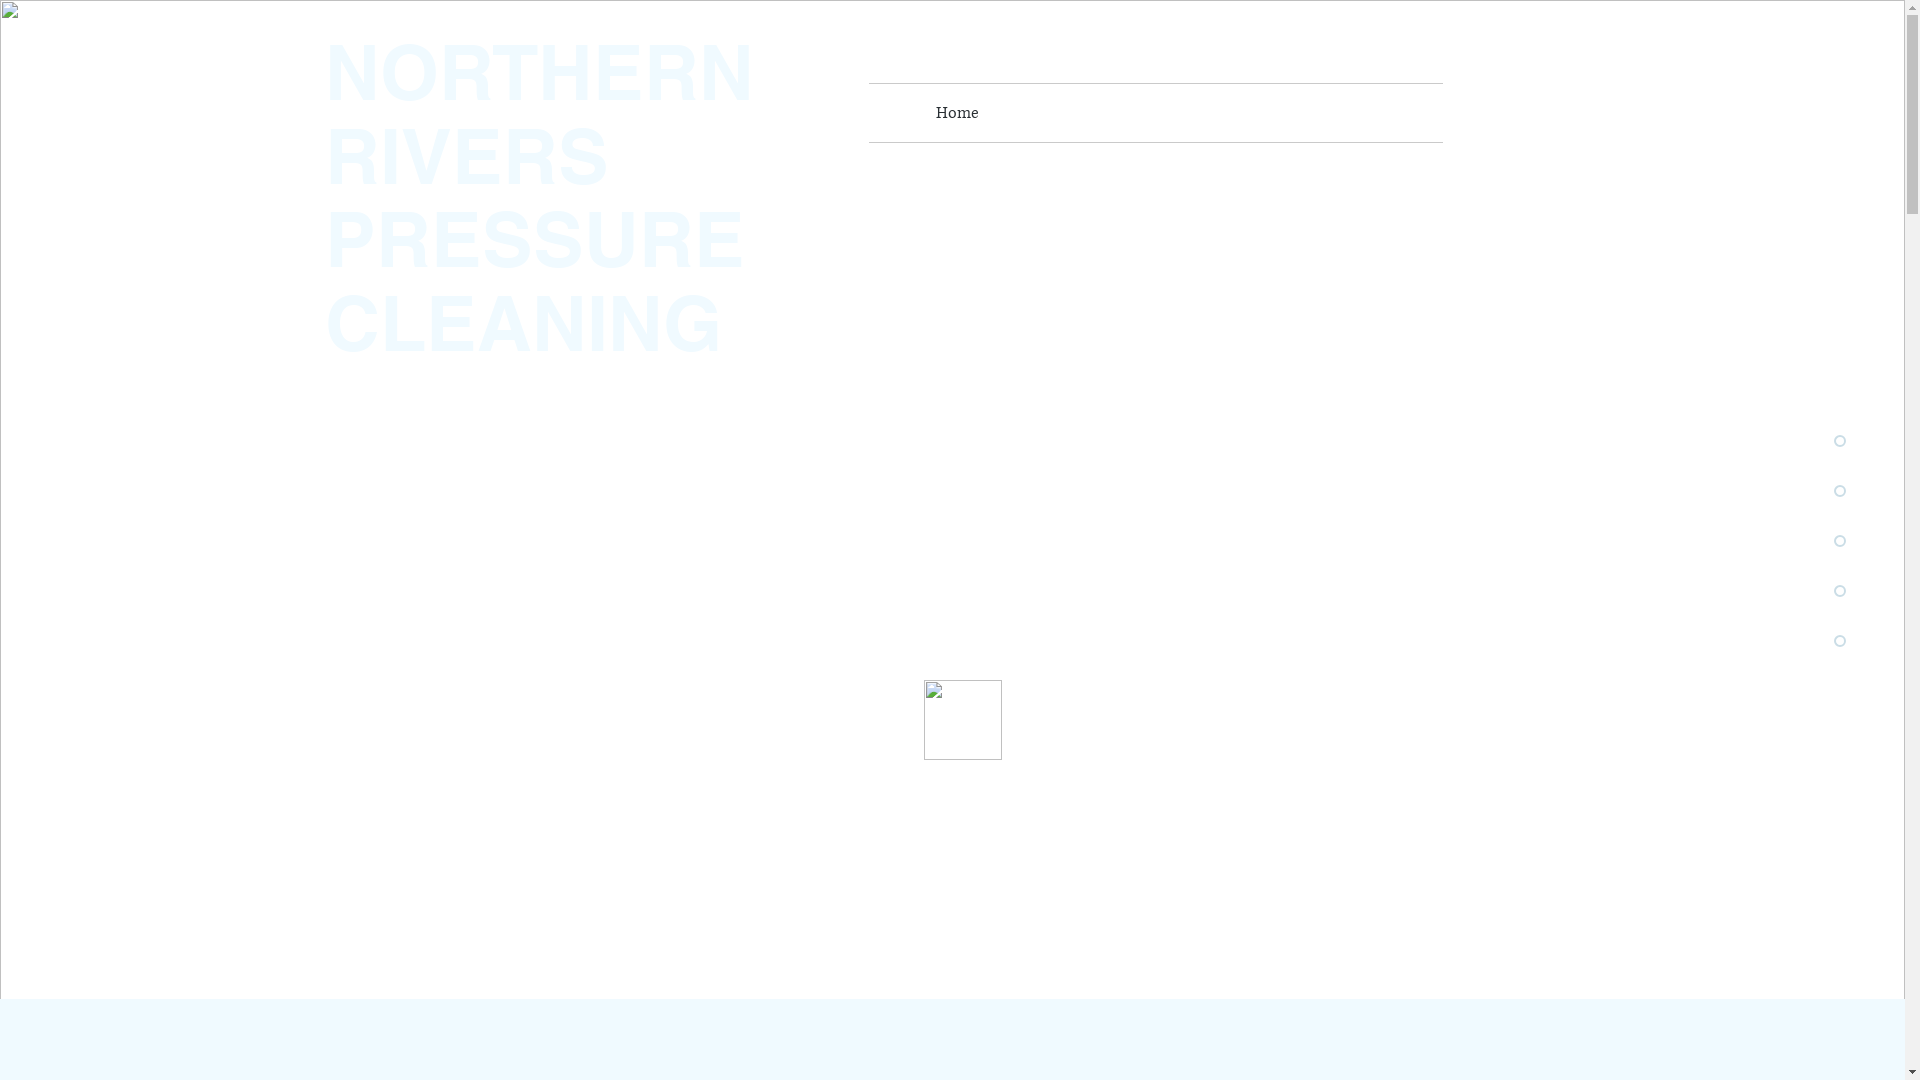  I want to click on 'NRPC', so click(1116, 112).